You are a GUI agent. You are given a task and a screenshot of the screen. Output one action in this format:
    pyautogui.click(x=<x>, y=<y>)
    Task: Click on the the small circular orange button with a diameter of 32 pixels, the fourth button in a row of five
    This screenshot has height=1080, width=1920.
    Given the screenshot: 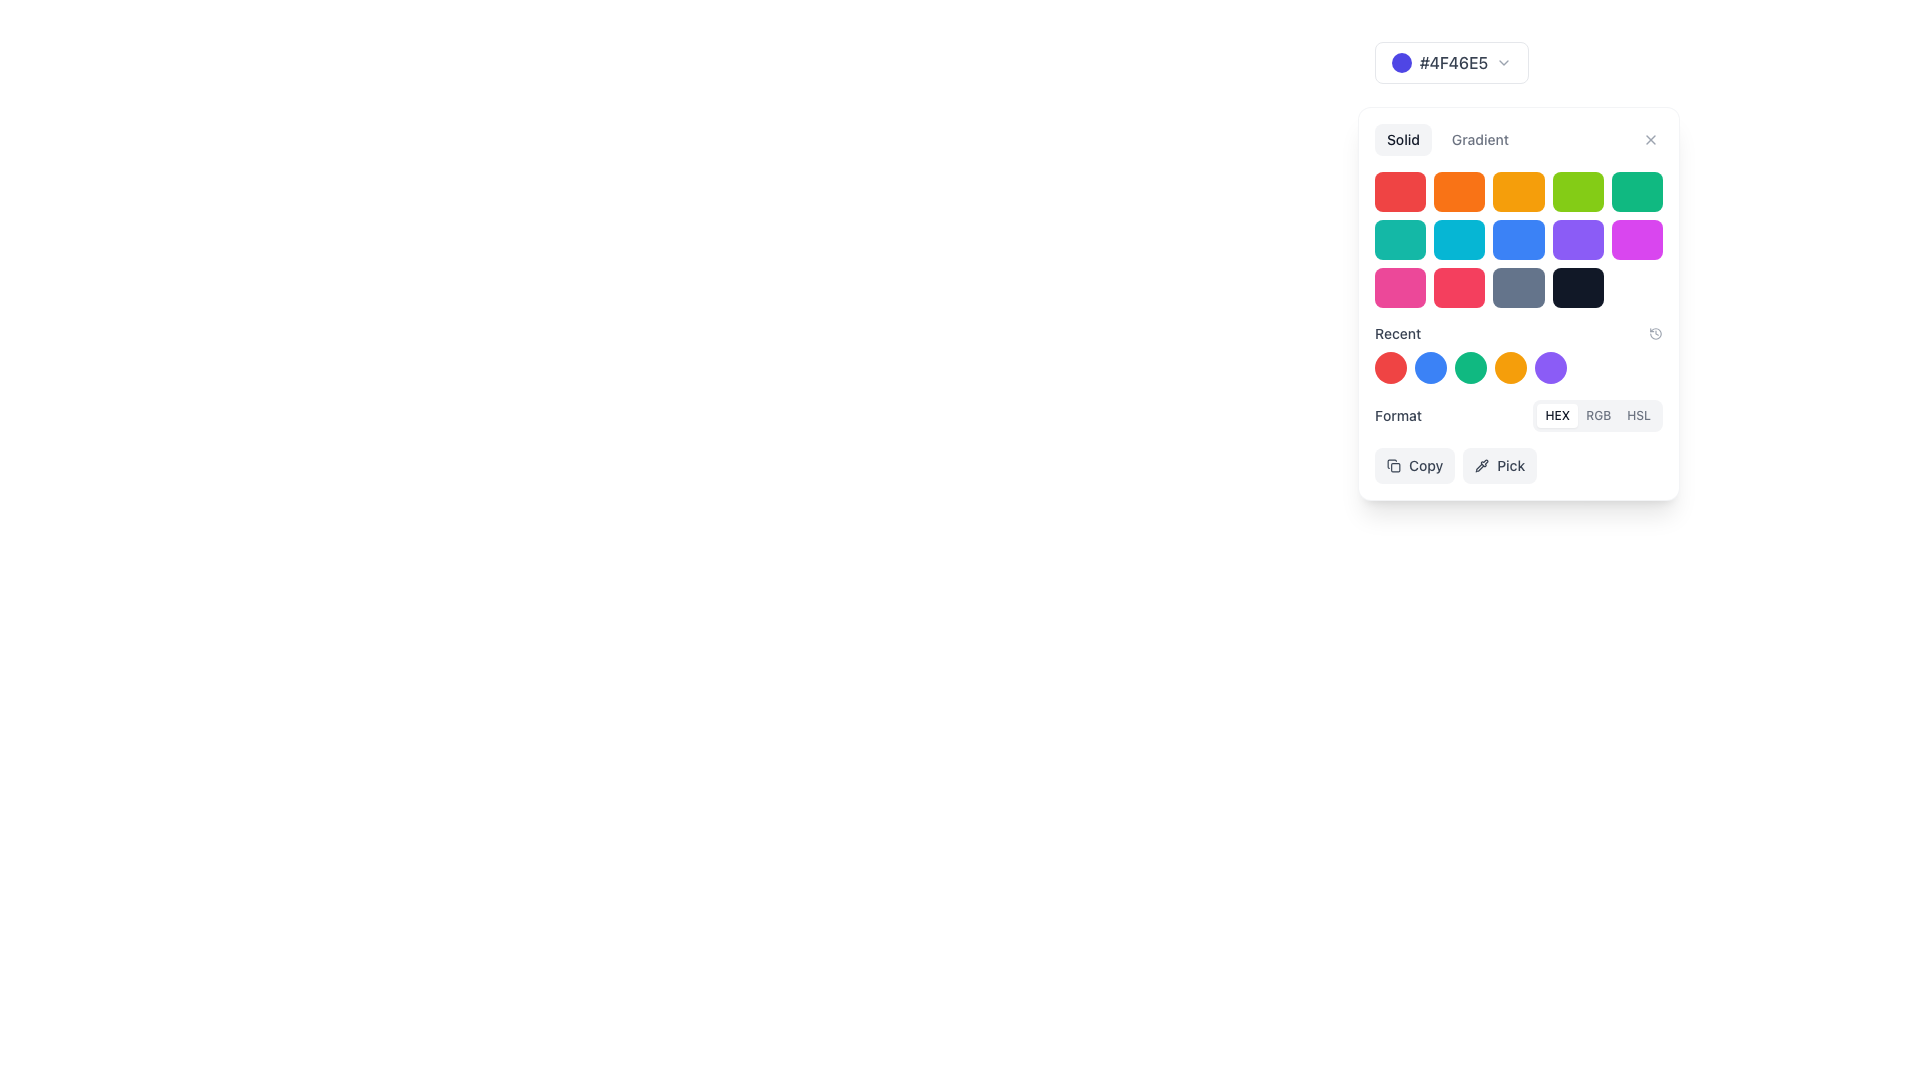 What is the action you would take?
    pyautogui.click(x=1511, y=367)
    